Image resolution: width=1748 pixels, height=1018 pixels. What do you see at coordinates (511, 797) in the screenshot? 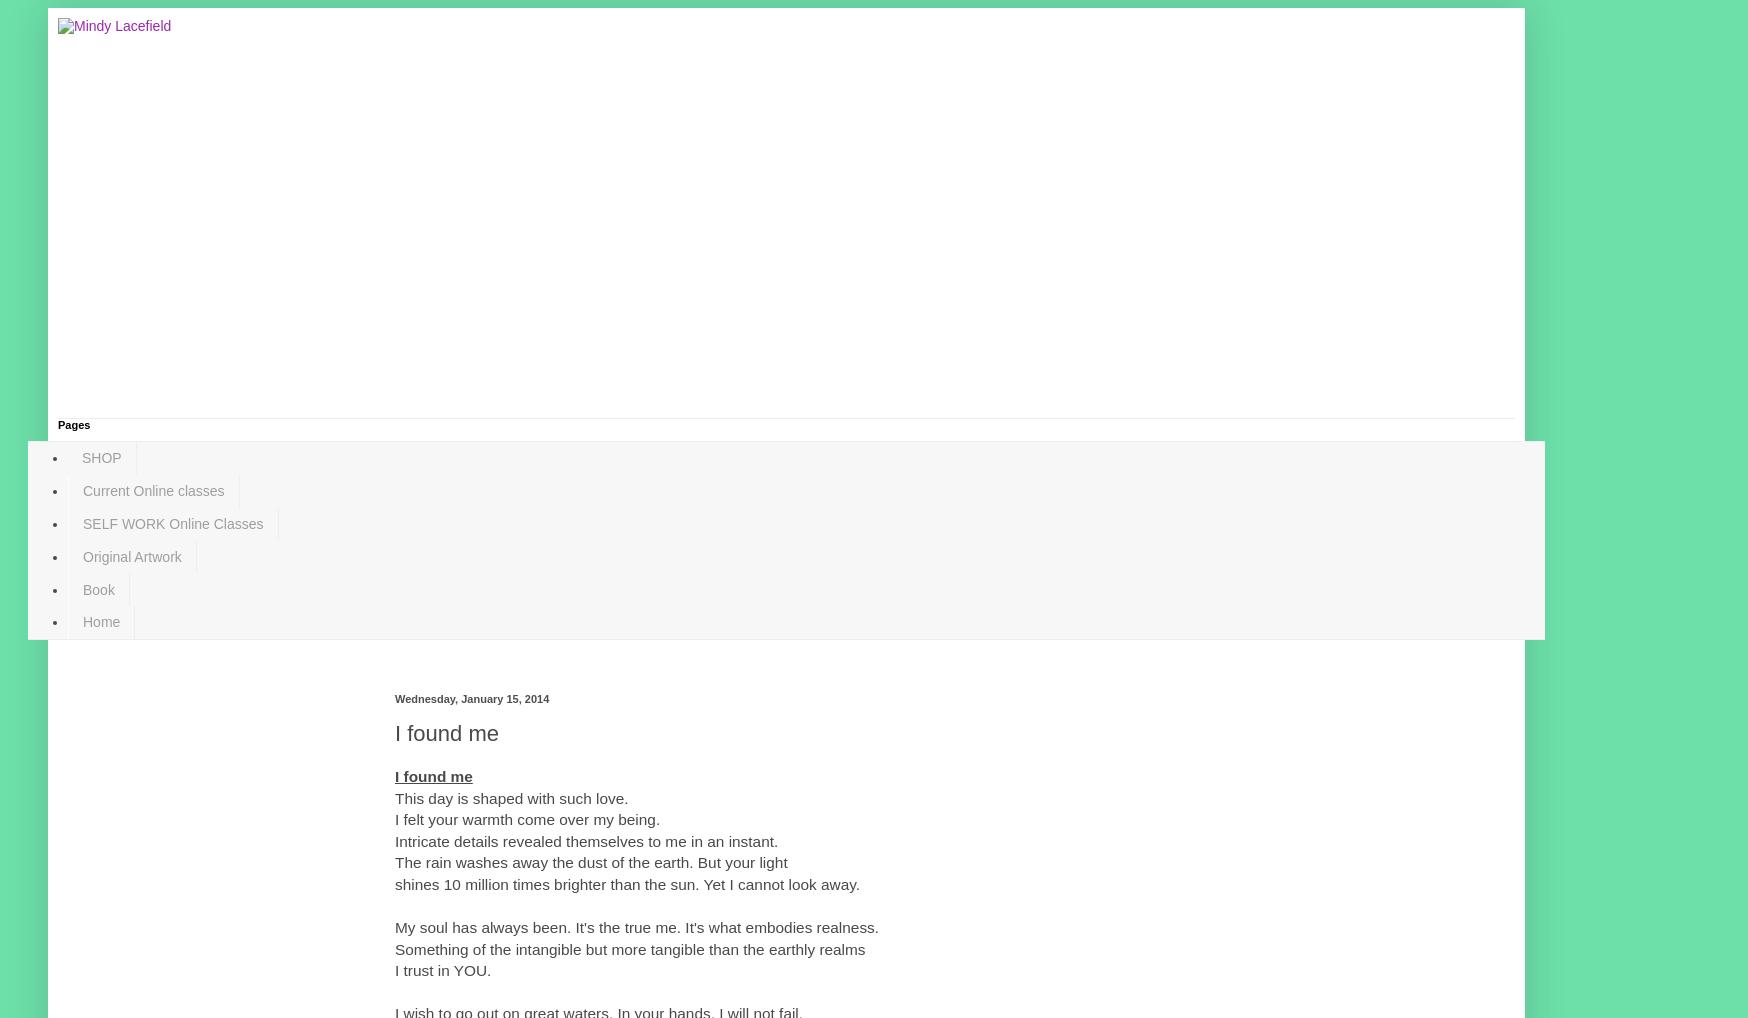
I see `'This day is shaped with such love.'` at bounding box center [511, 797].